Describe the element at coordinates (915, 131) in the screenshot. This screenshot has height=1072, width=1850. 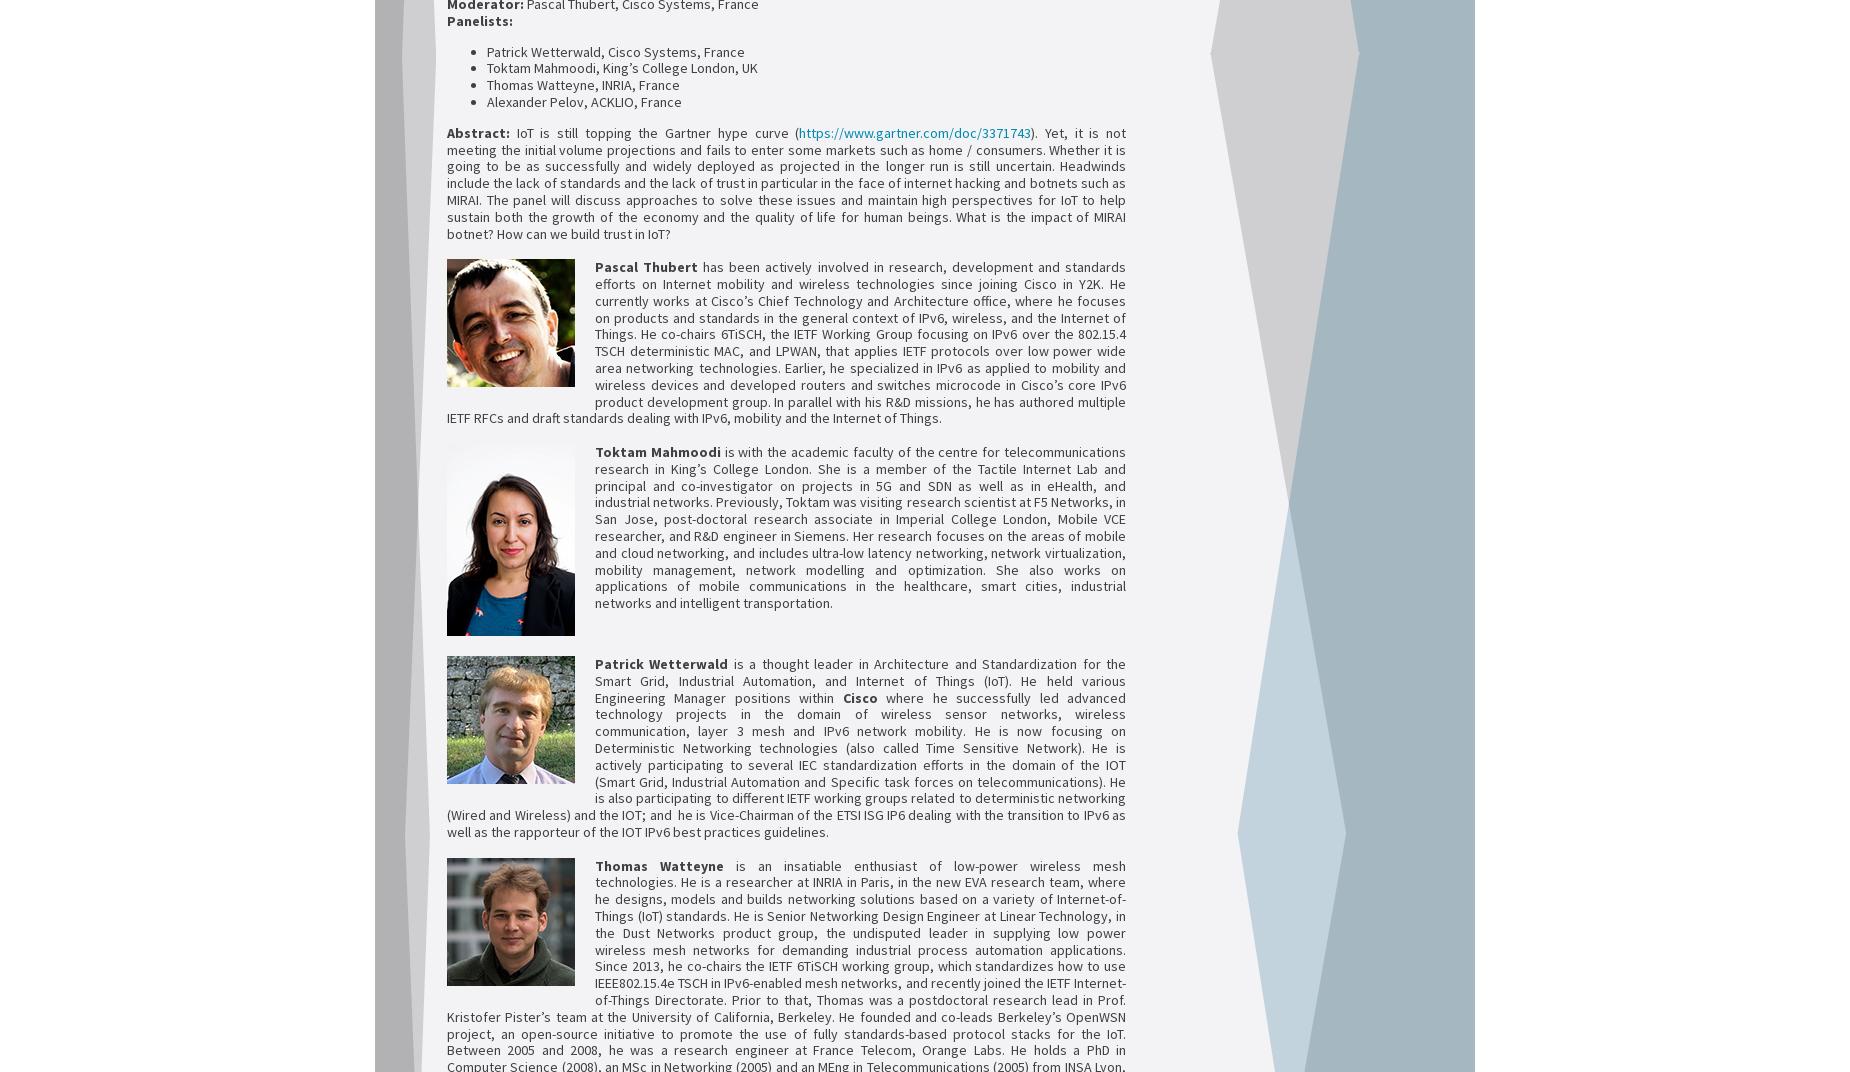
I see `'https://www.gartner.com/doc/3371743'` at that location.